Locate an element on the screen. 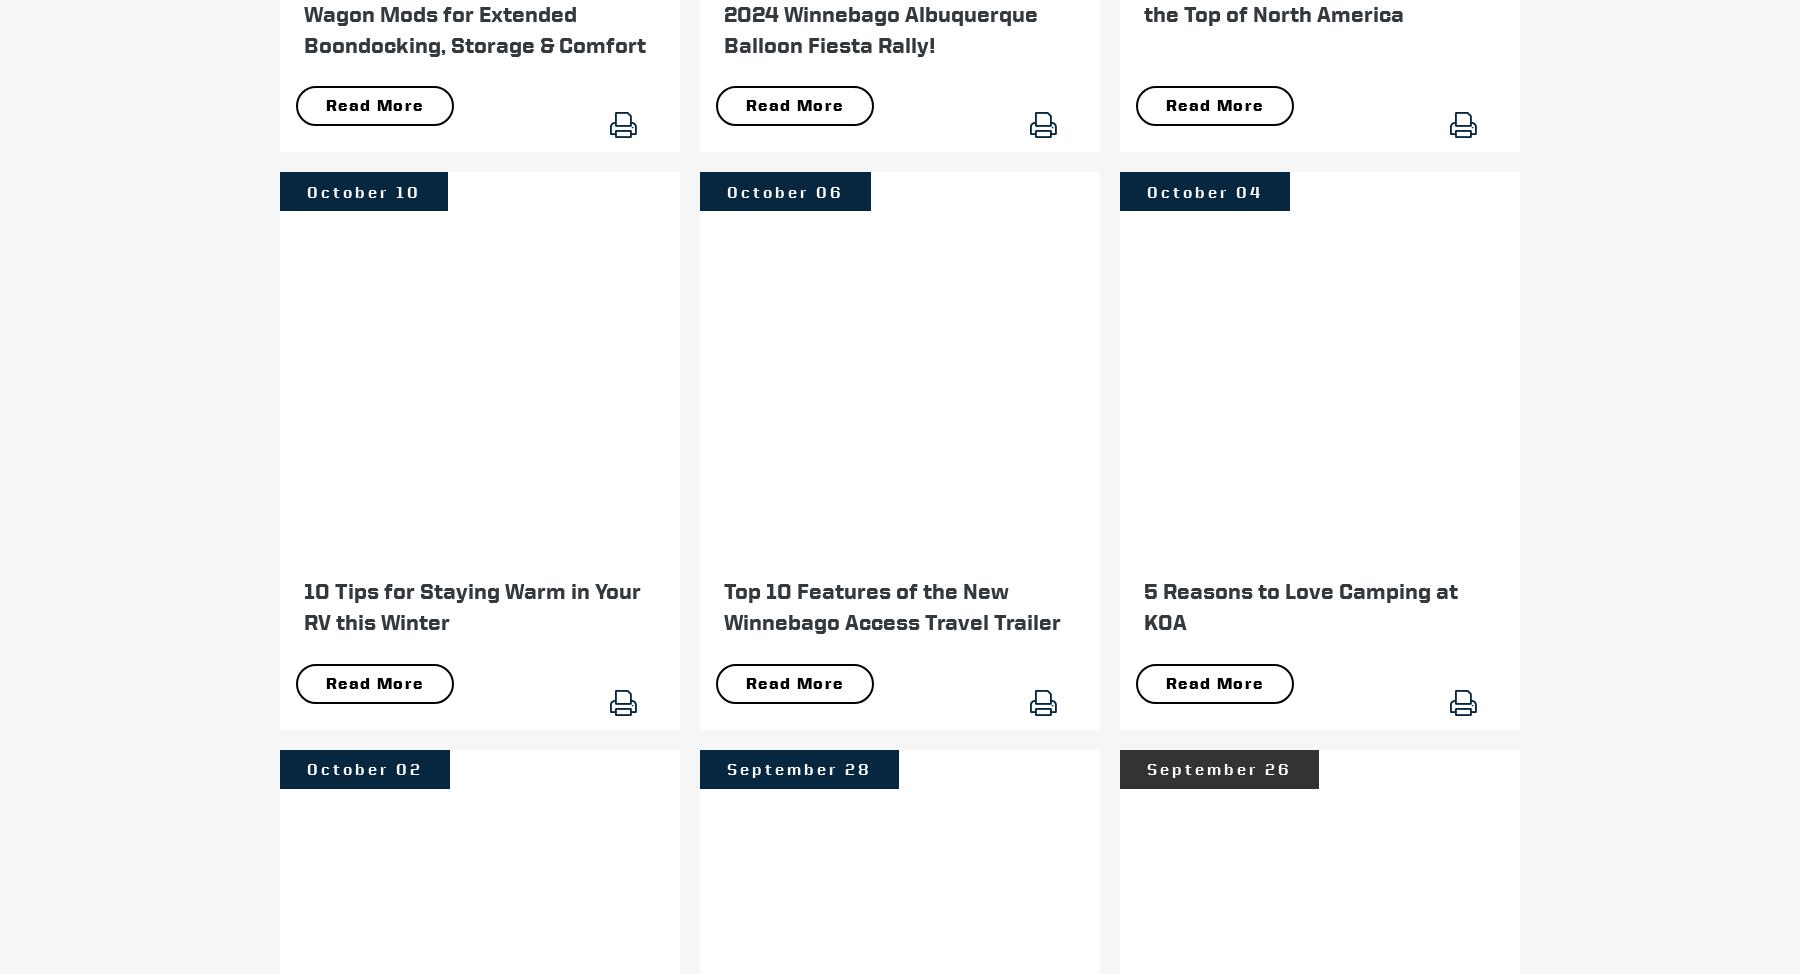  'Top 10 Features of the New Winnebago Access Travel Trailer' is located at coordinates (892, 605).